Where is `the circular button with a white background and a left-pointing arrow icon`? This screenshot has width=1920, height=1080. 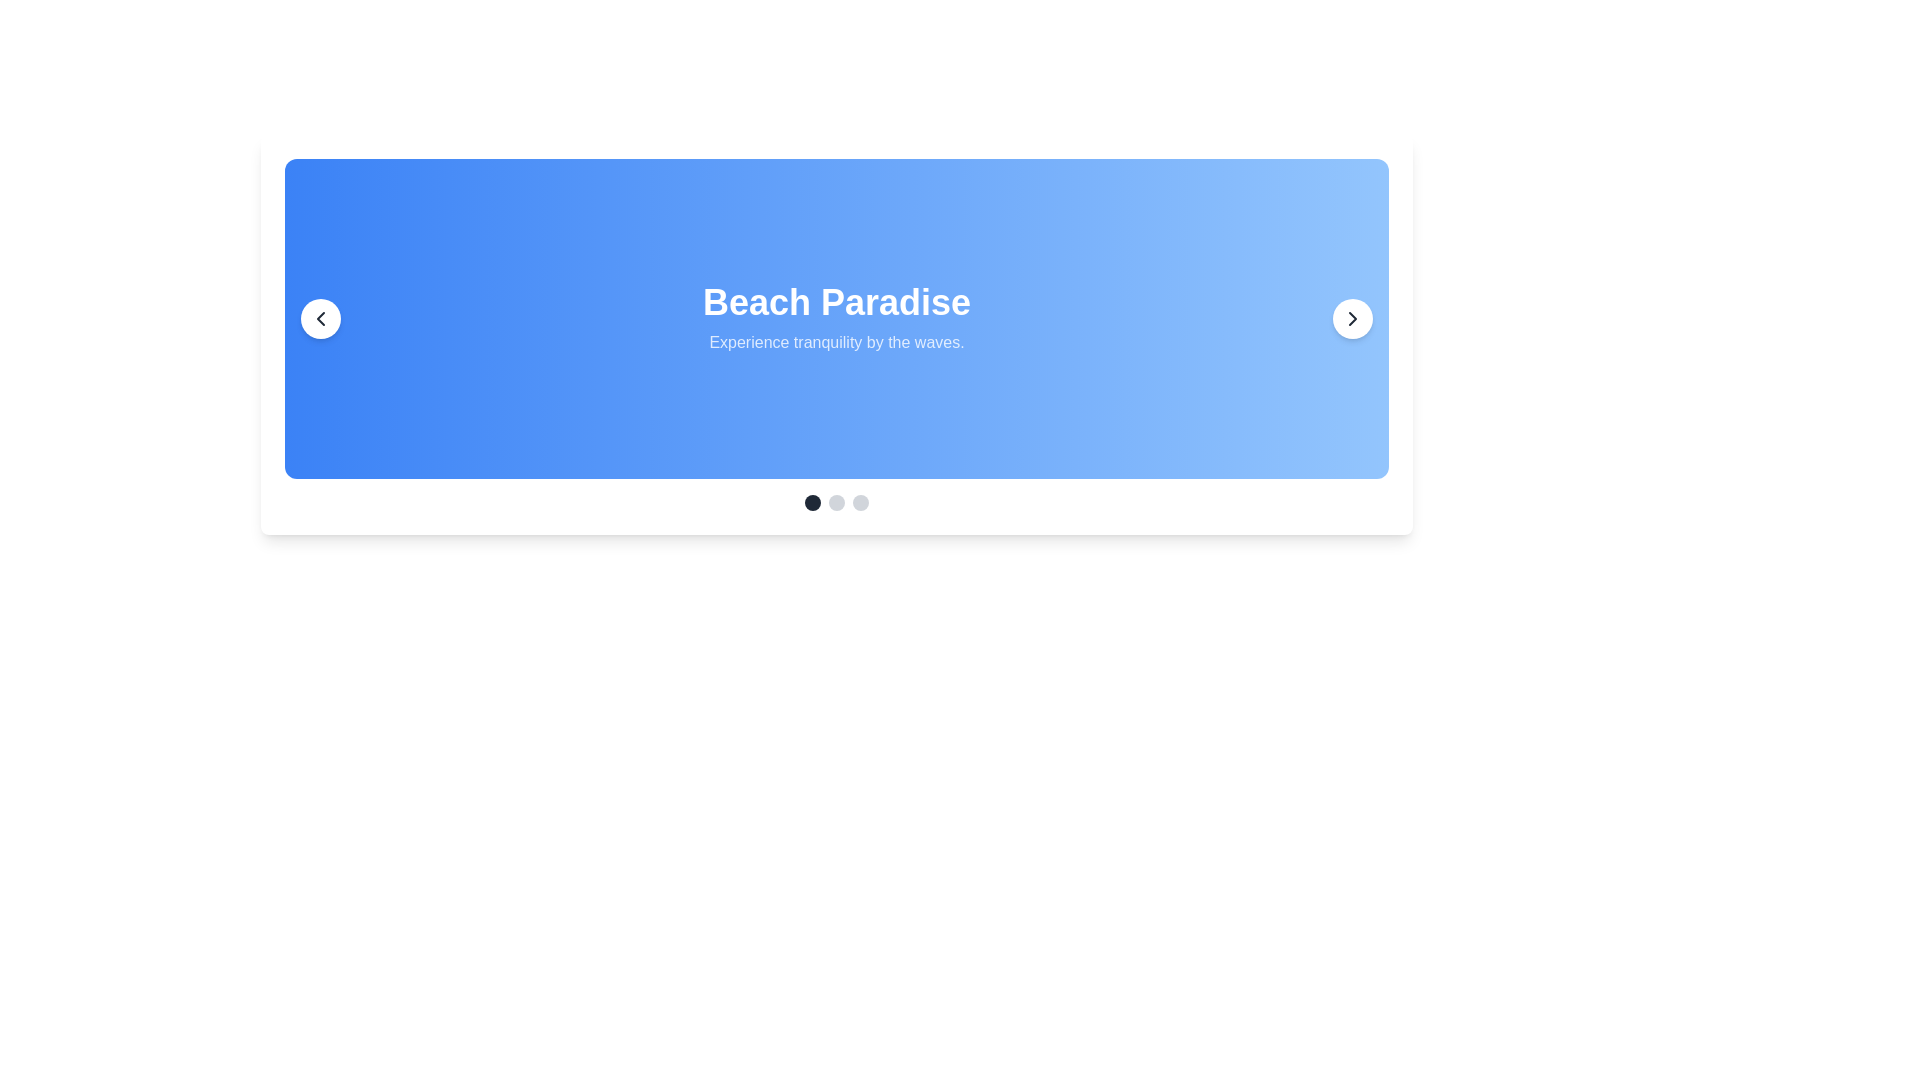 the circular button with a white background and a left-pointing arrow icon is located at coordinates (321, 318).